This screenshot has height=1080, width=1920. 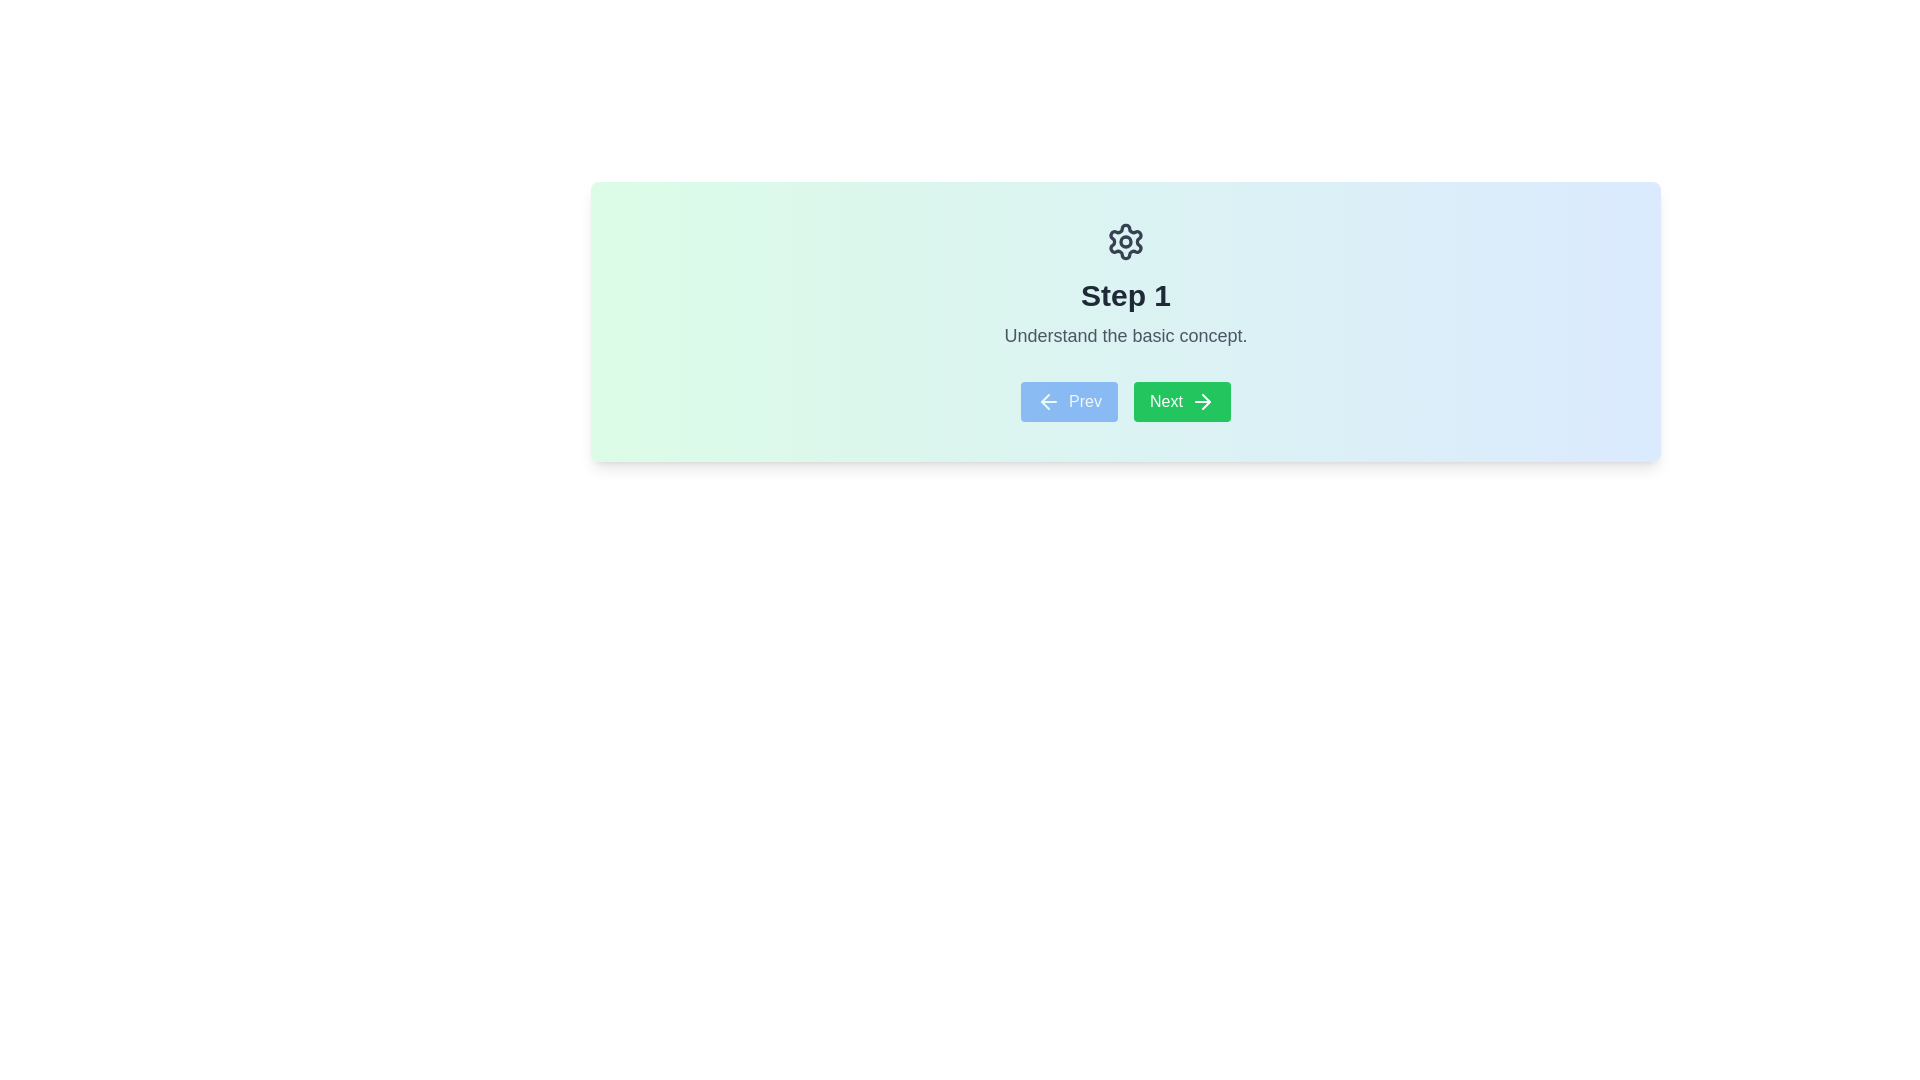 What do you see at coordinates (1126, 401) in the screenshot?
I see `the Navigation buttons group containing 'Prev' and 'Next' buttons, which are horizontally aligned and located below the title 'Step 1' and subtitle 'Understand the basic concept.'` at bounding box center [1126, 401].